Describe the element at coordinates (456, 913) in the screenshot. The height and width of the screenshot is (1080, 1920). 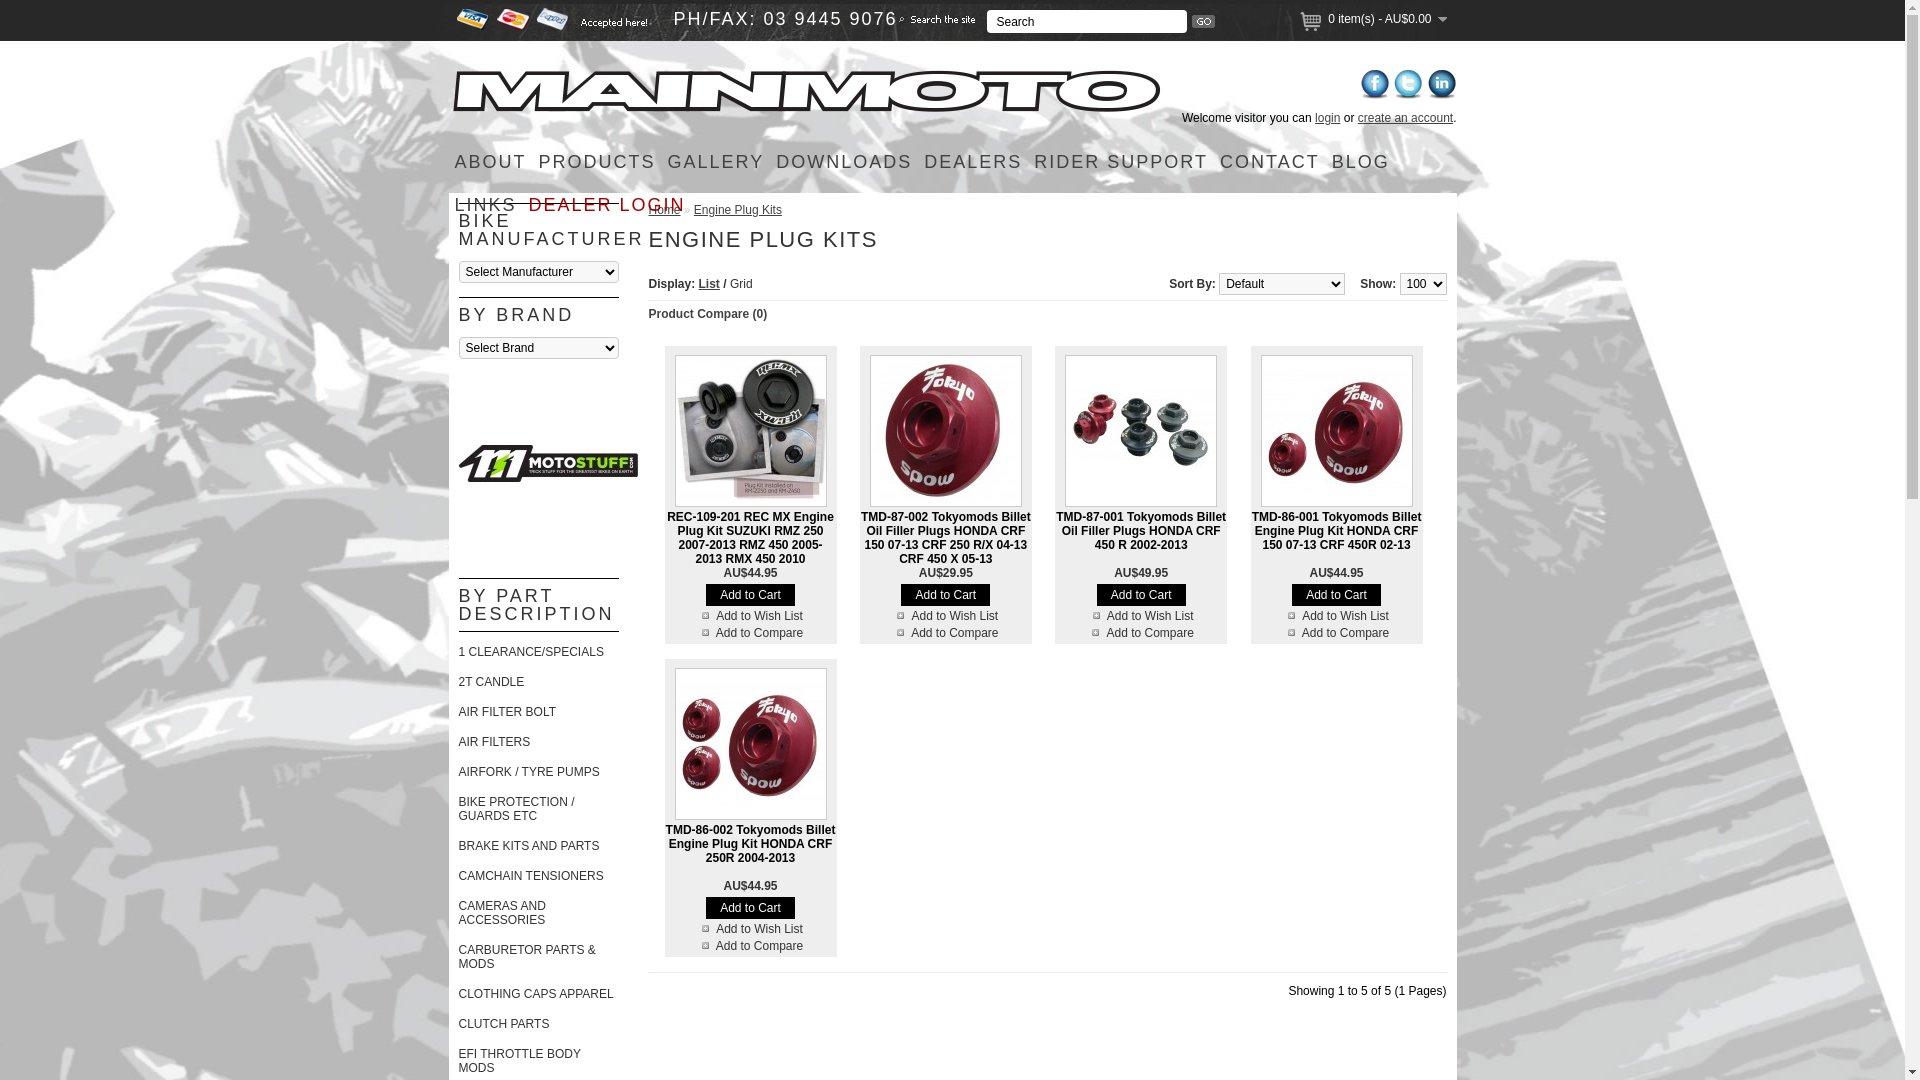
I see `'CAMERAS AND ACCESSORIES'` at that location.